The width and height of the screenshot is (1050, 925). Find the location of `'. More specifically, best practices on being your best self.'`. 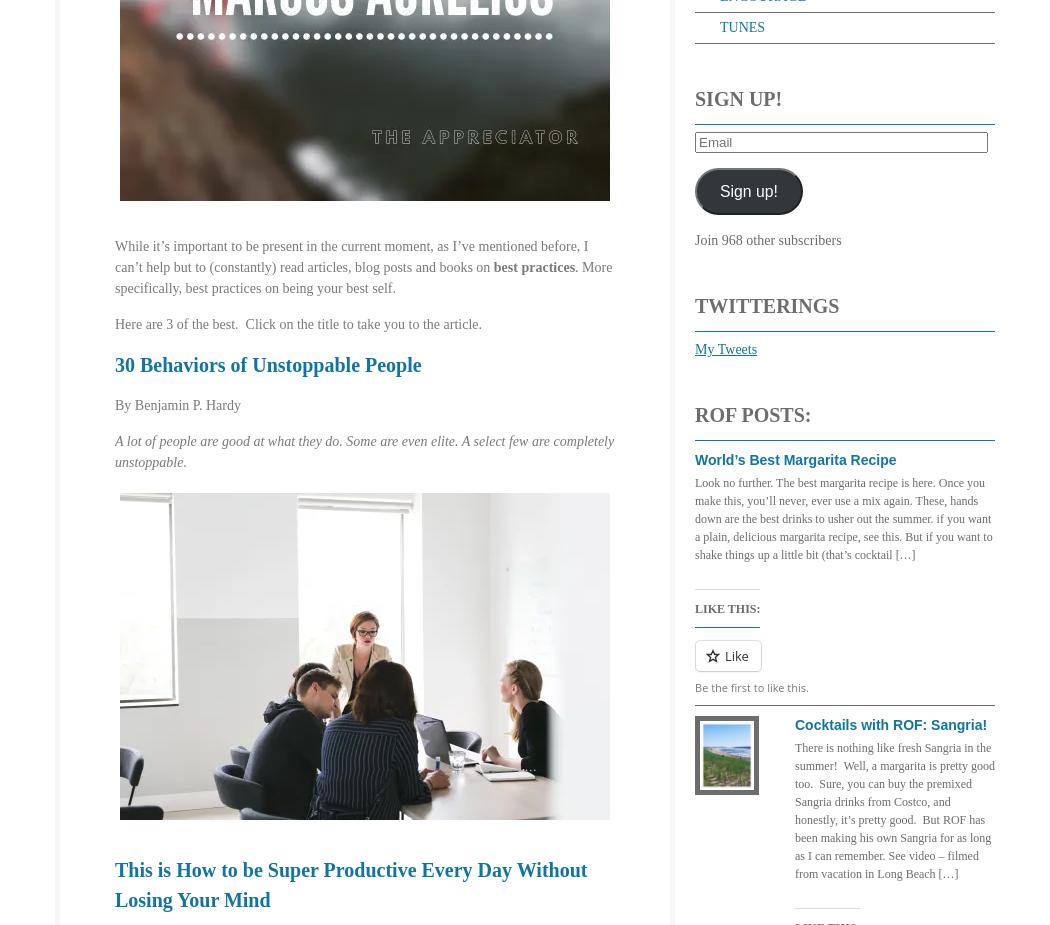

'. More specifically, best practices on being your best self.' is located at coordinates (362, 276).